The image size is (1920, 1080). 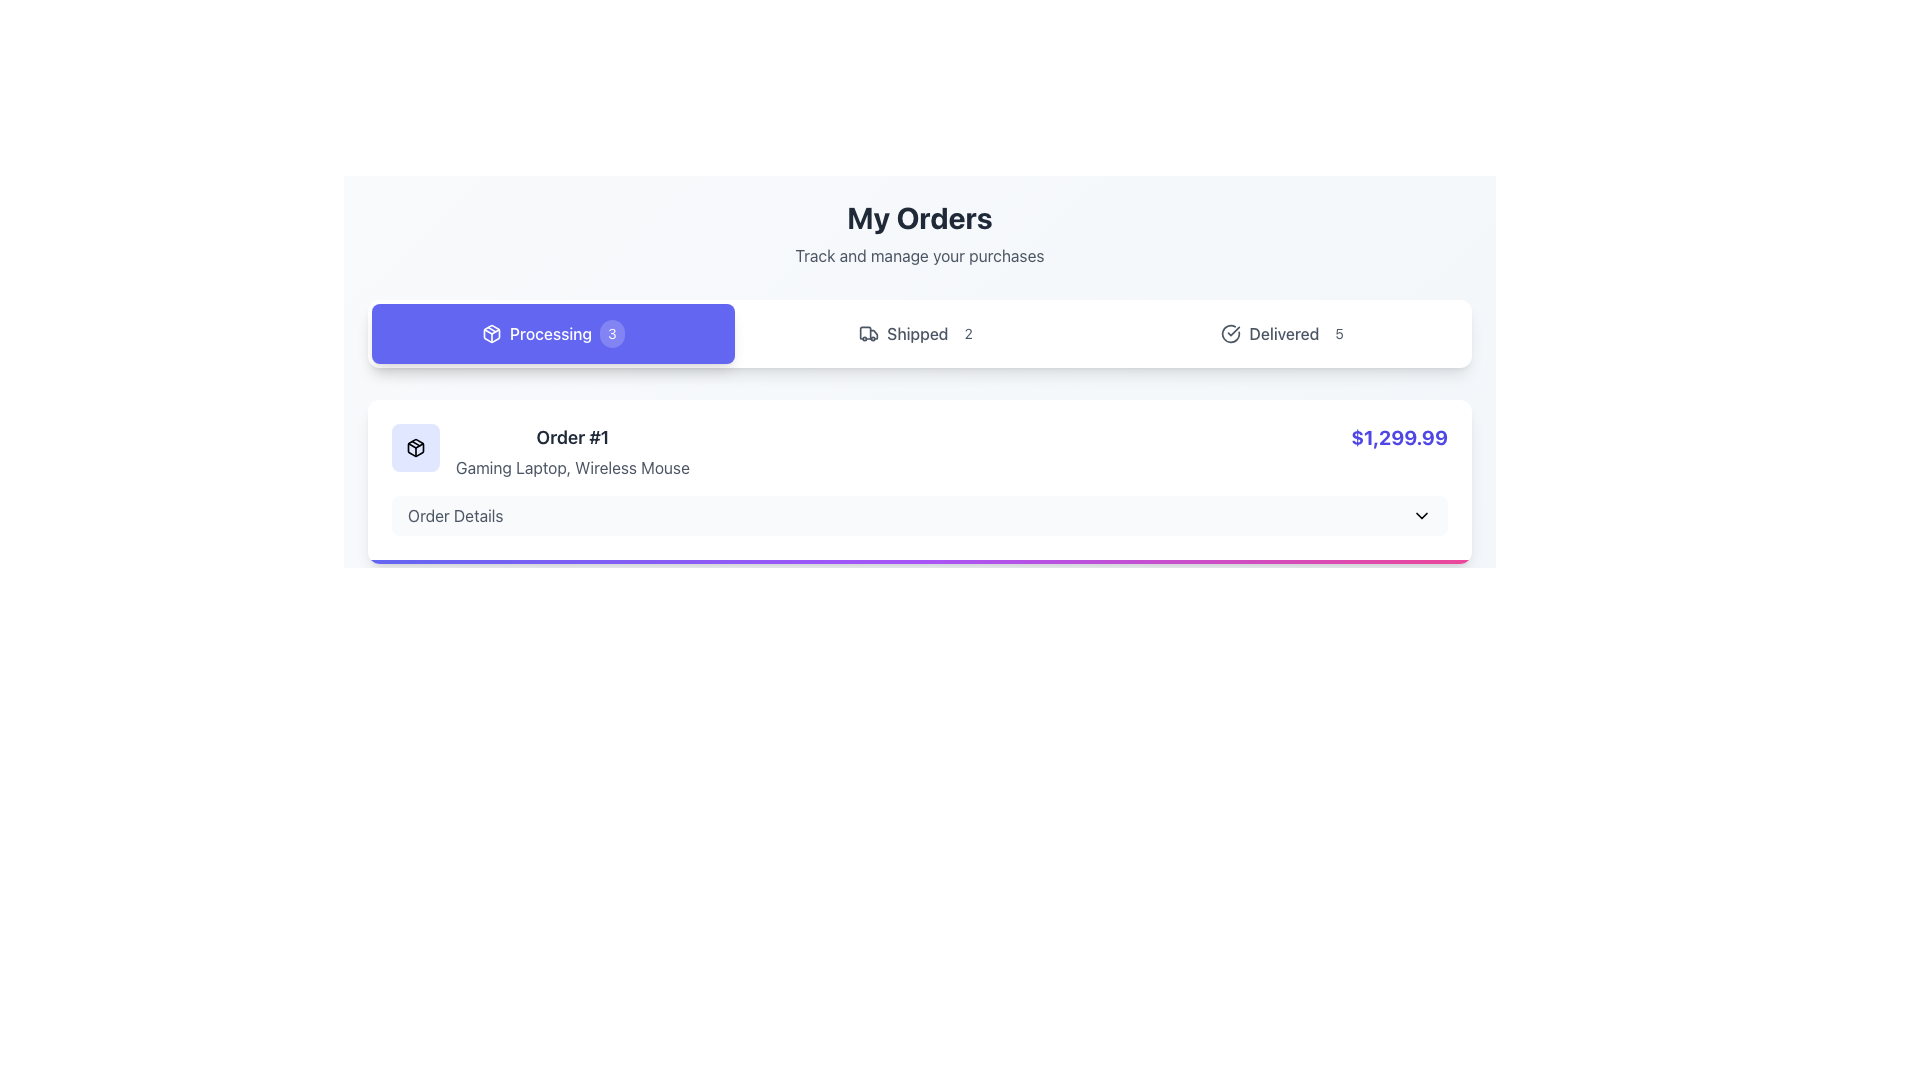 I want to click on the 'Processing' label, so click(x=551, y=333).